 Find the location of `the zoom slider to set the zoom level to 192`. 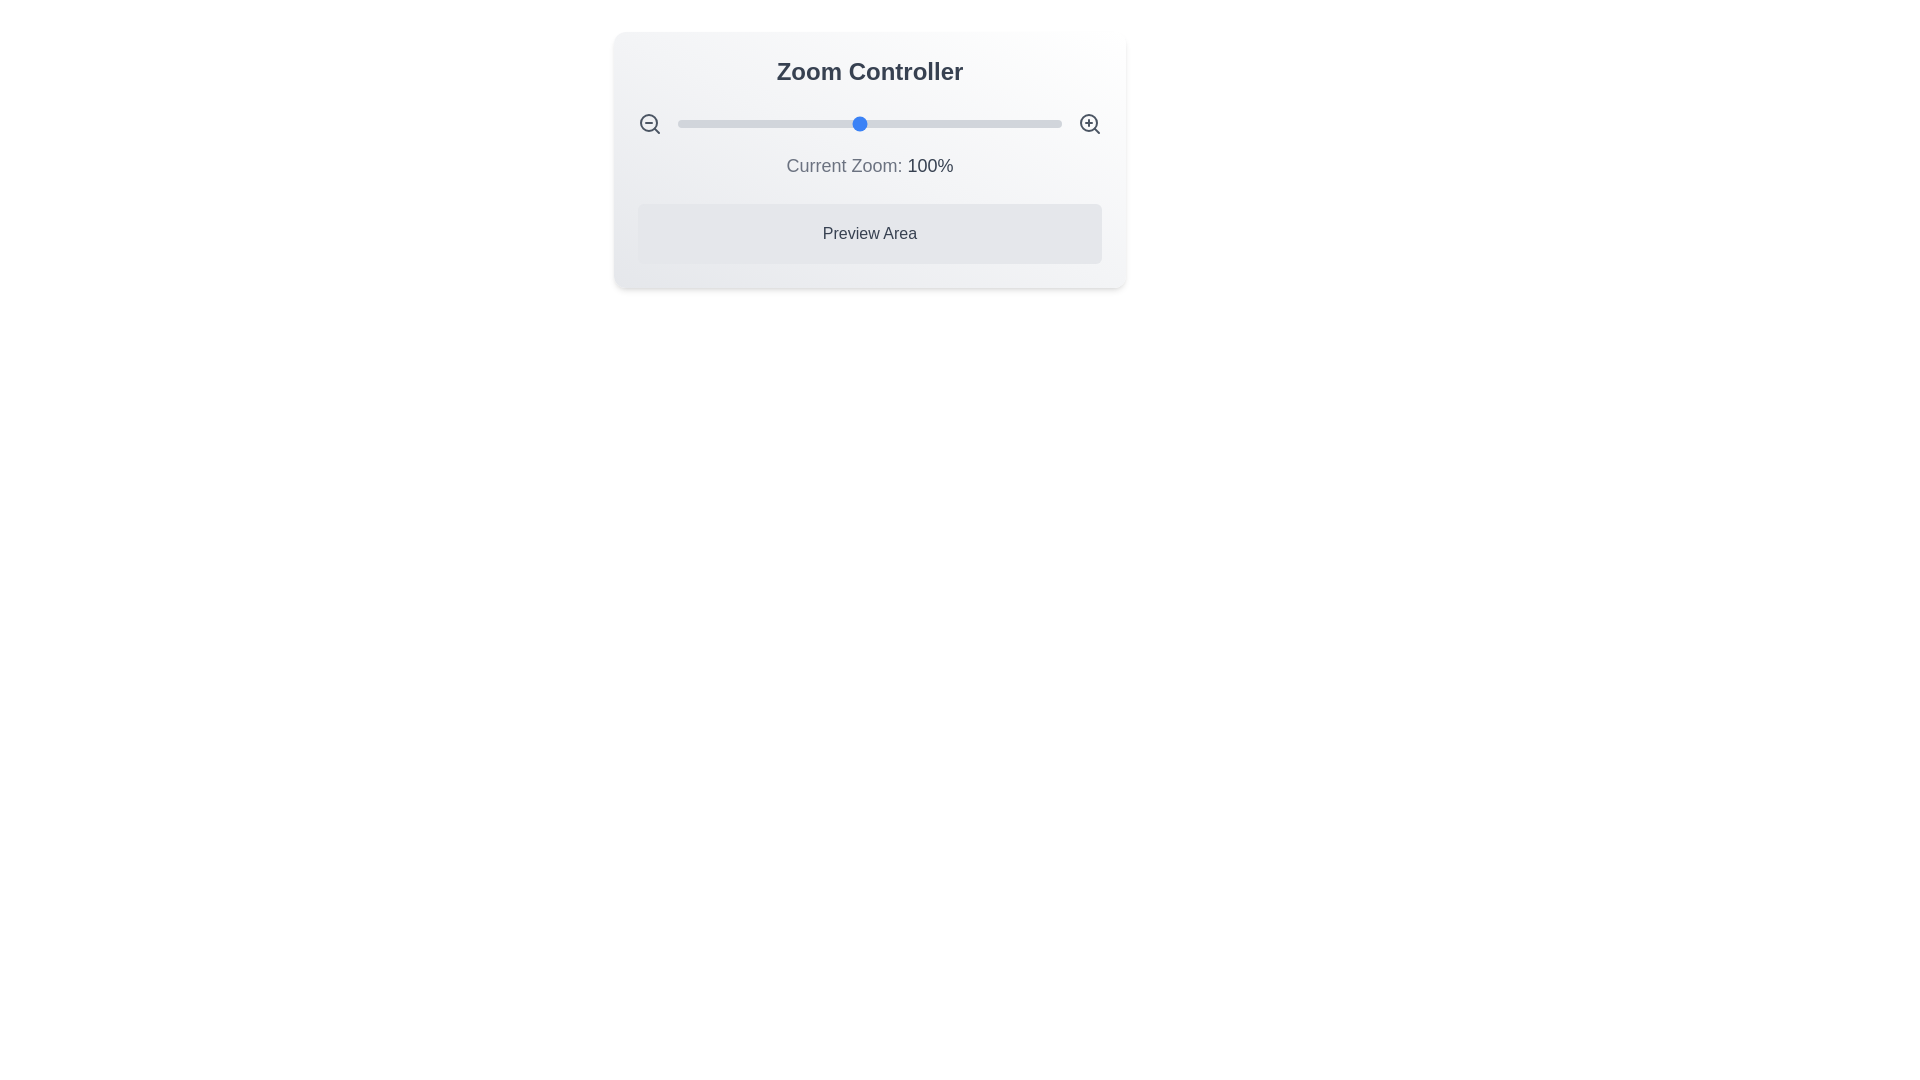

the zoom slider to set the zoom level to 192 is located at coordinates (1044, 123).